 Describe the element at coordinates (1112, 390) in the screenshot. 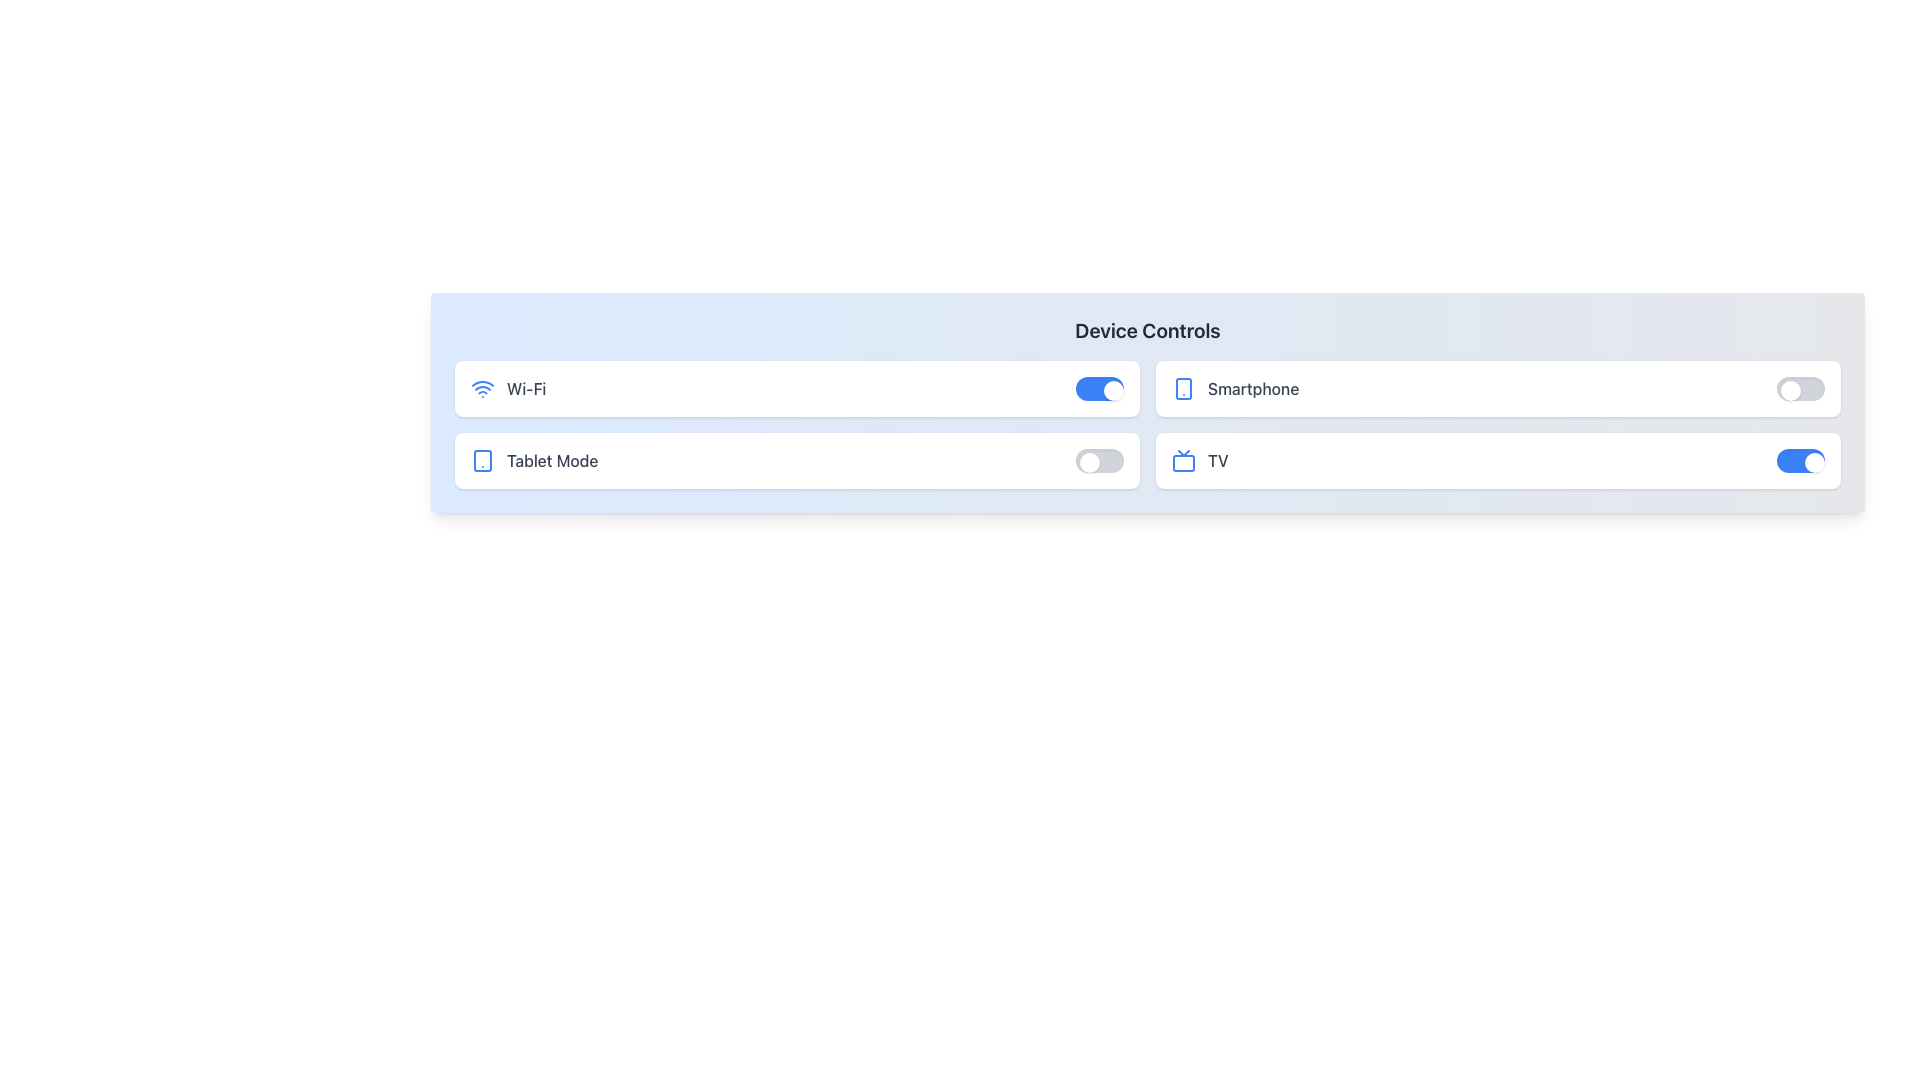

I see `the white circular toggle knob within the blue rectangular toggle switch labeled 'Wi-Fi'` at that location.